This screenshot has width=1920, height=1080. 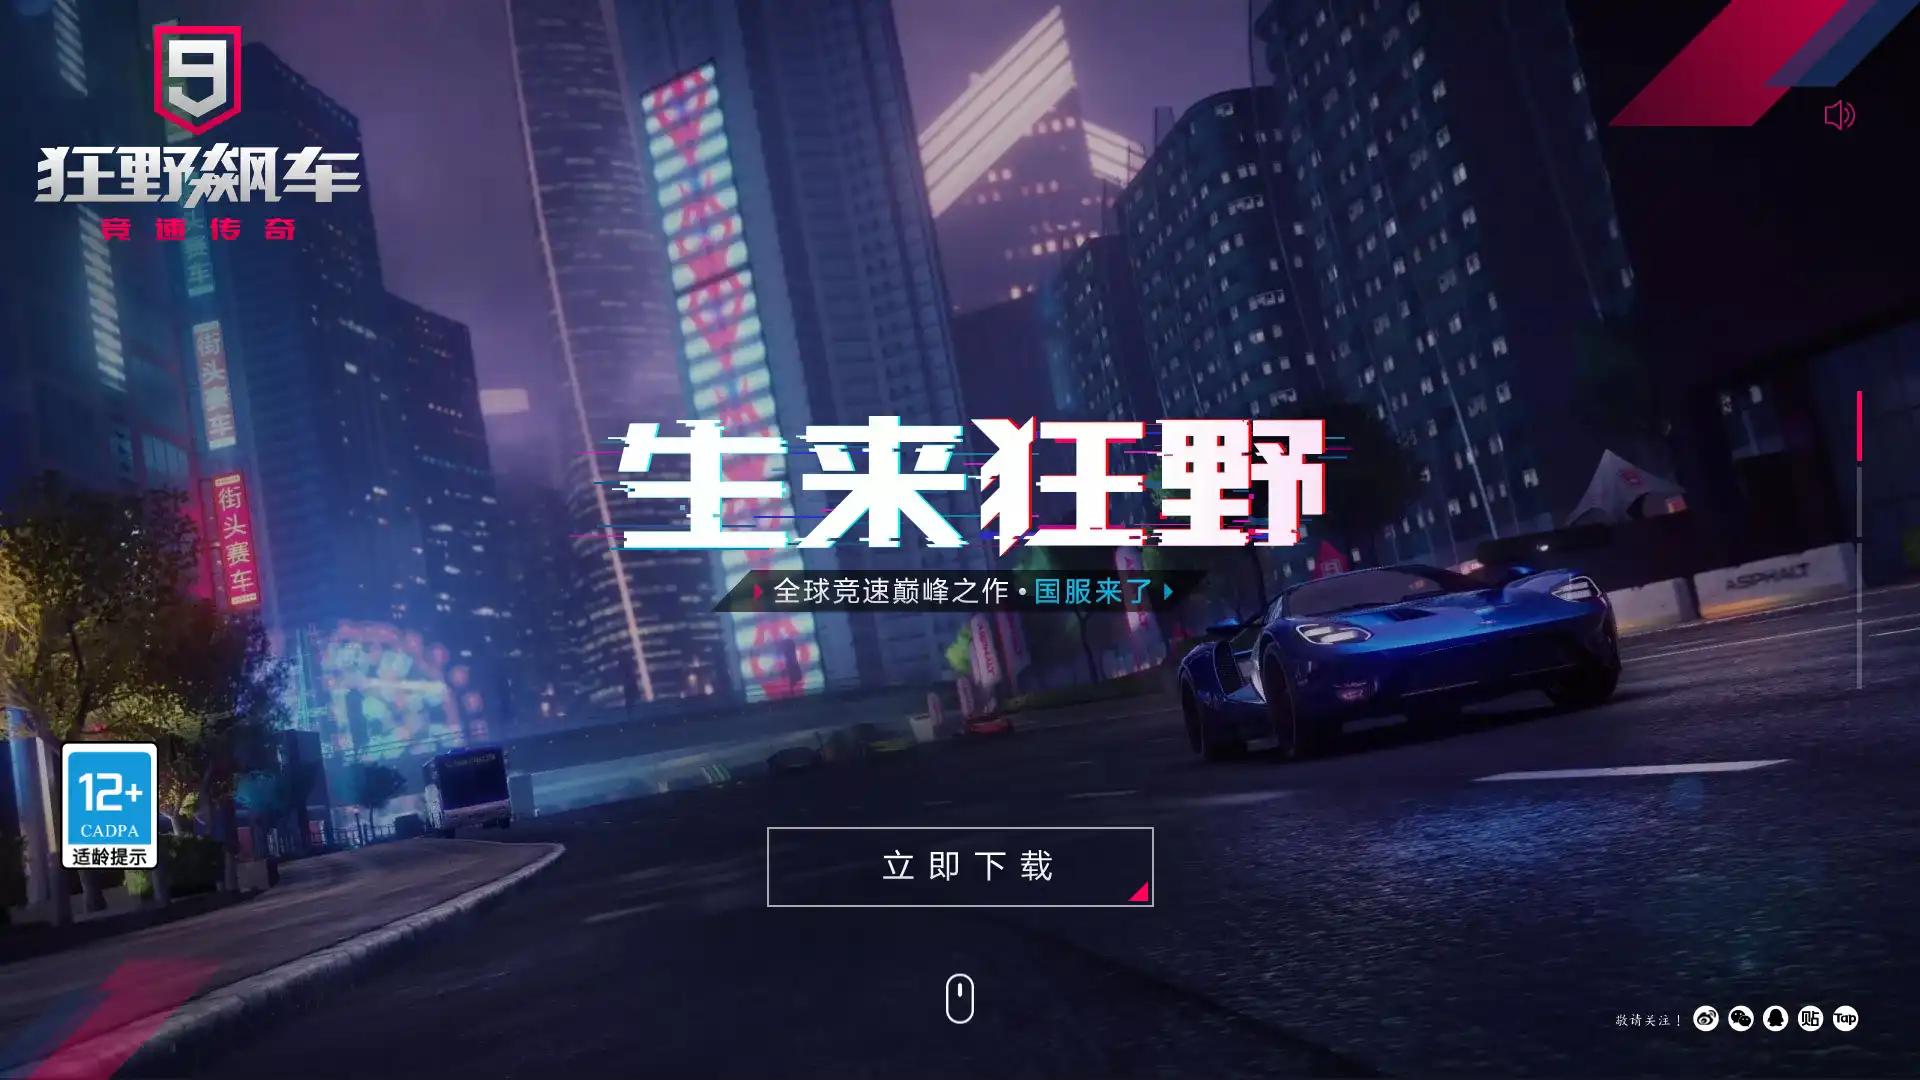 I want to click on Go to slide 2, so click(x=1858, y=500).